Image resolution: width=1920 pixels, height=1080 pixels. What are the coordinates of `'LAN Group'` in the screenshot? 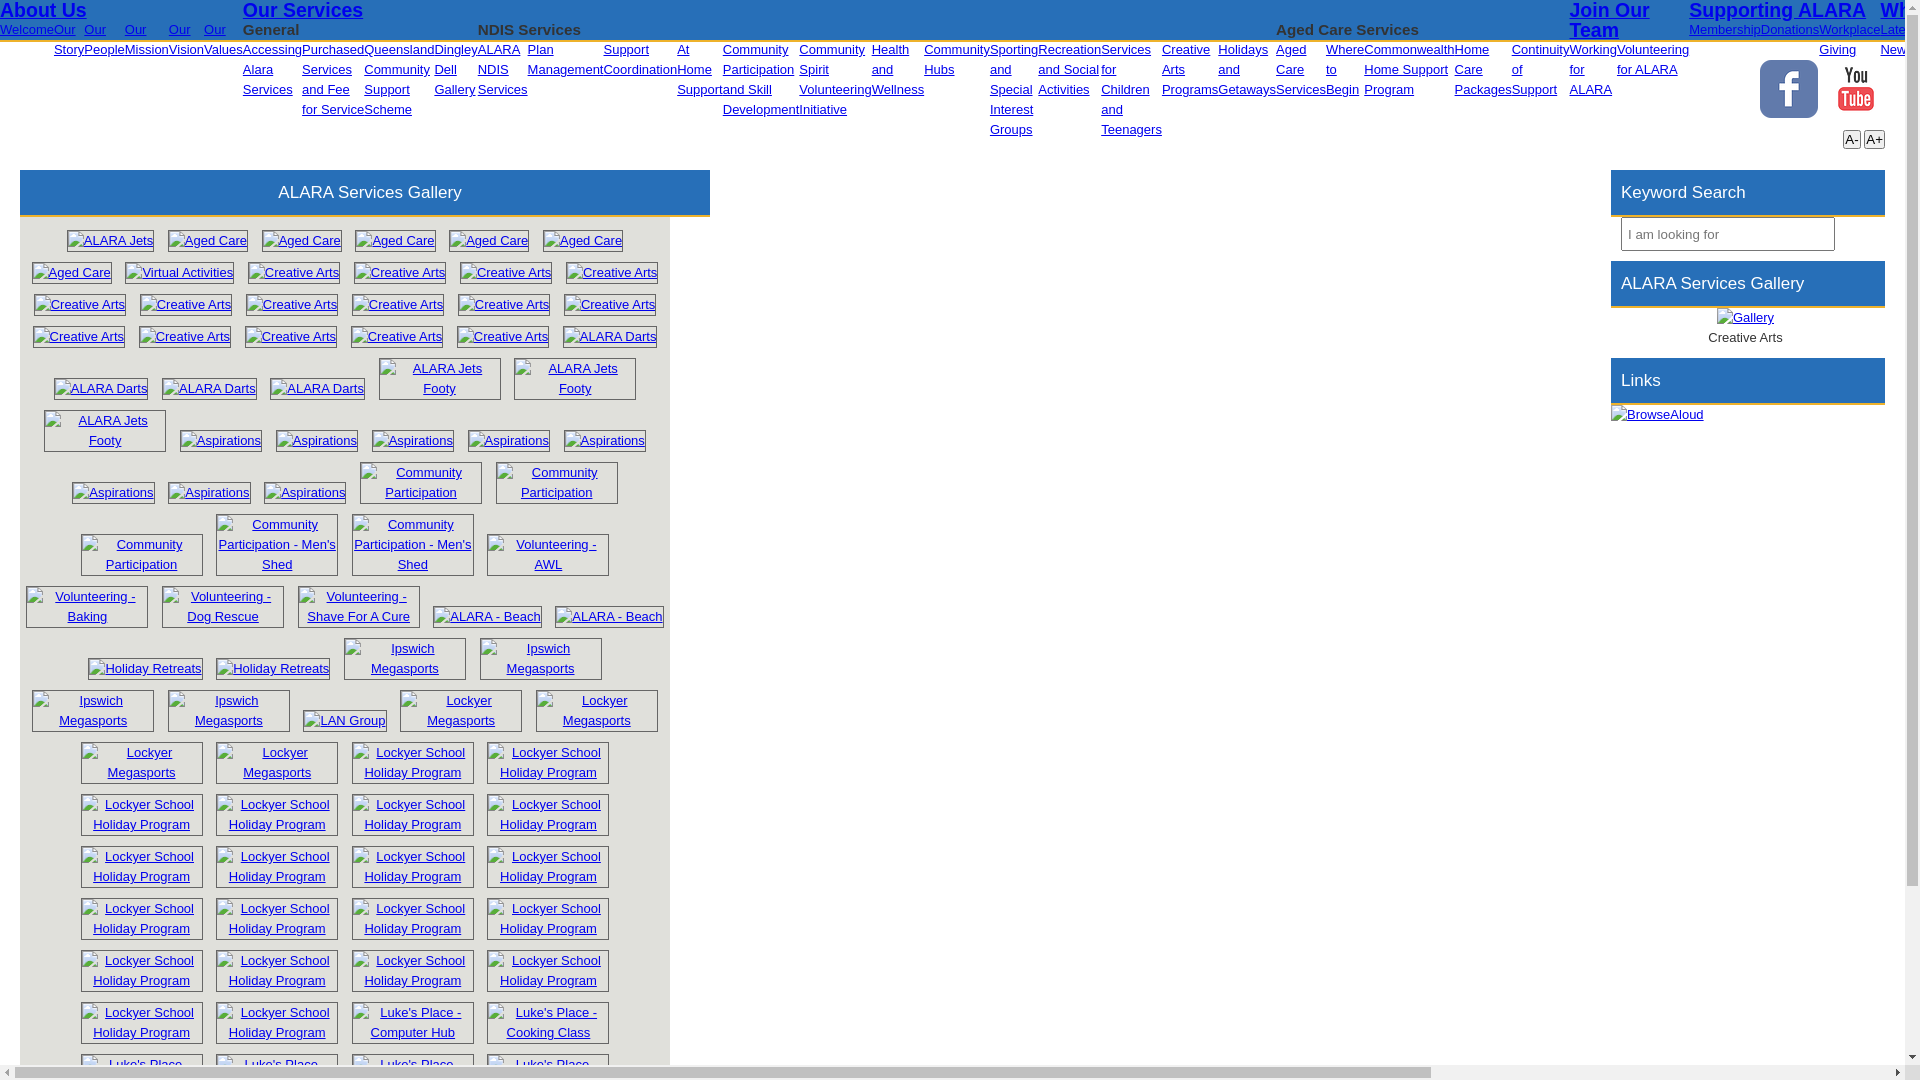 It's located at (344, 721).